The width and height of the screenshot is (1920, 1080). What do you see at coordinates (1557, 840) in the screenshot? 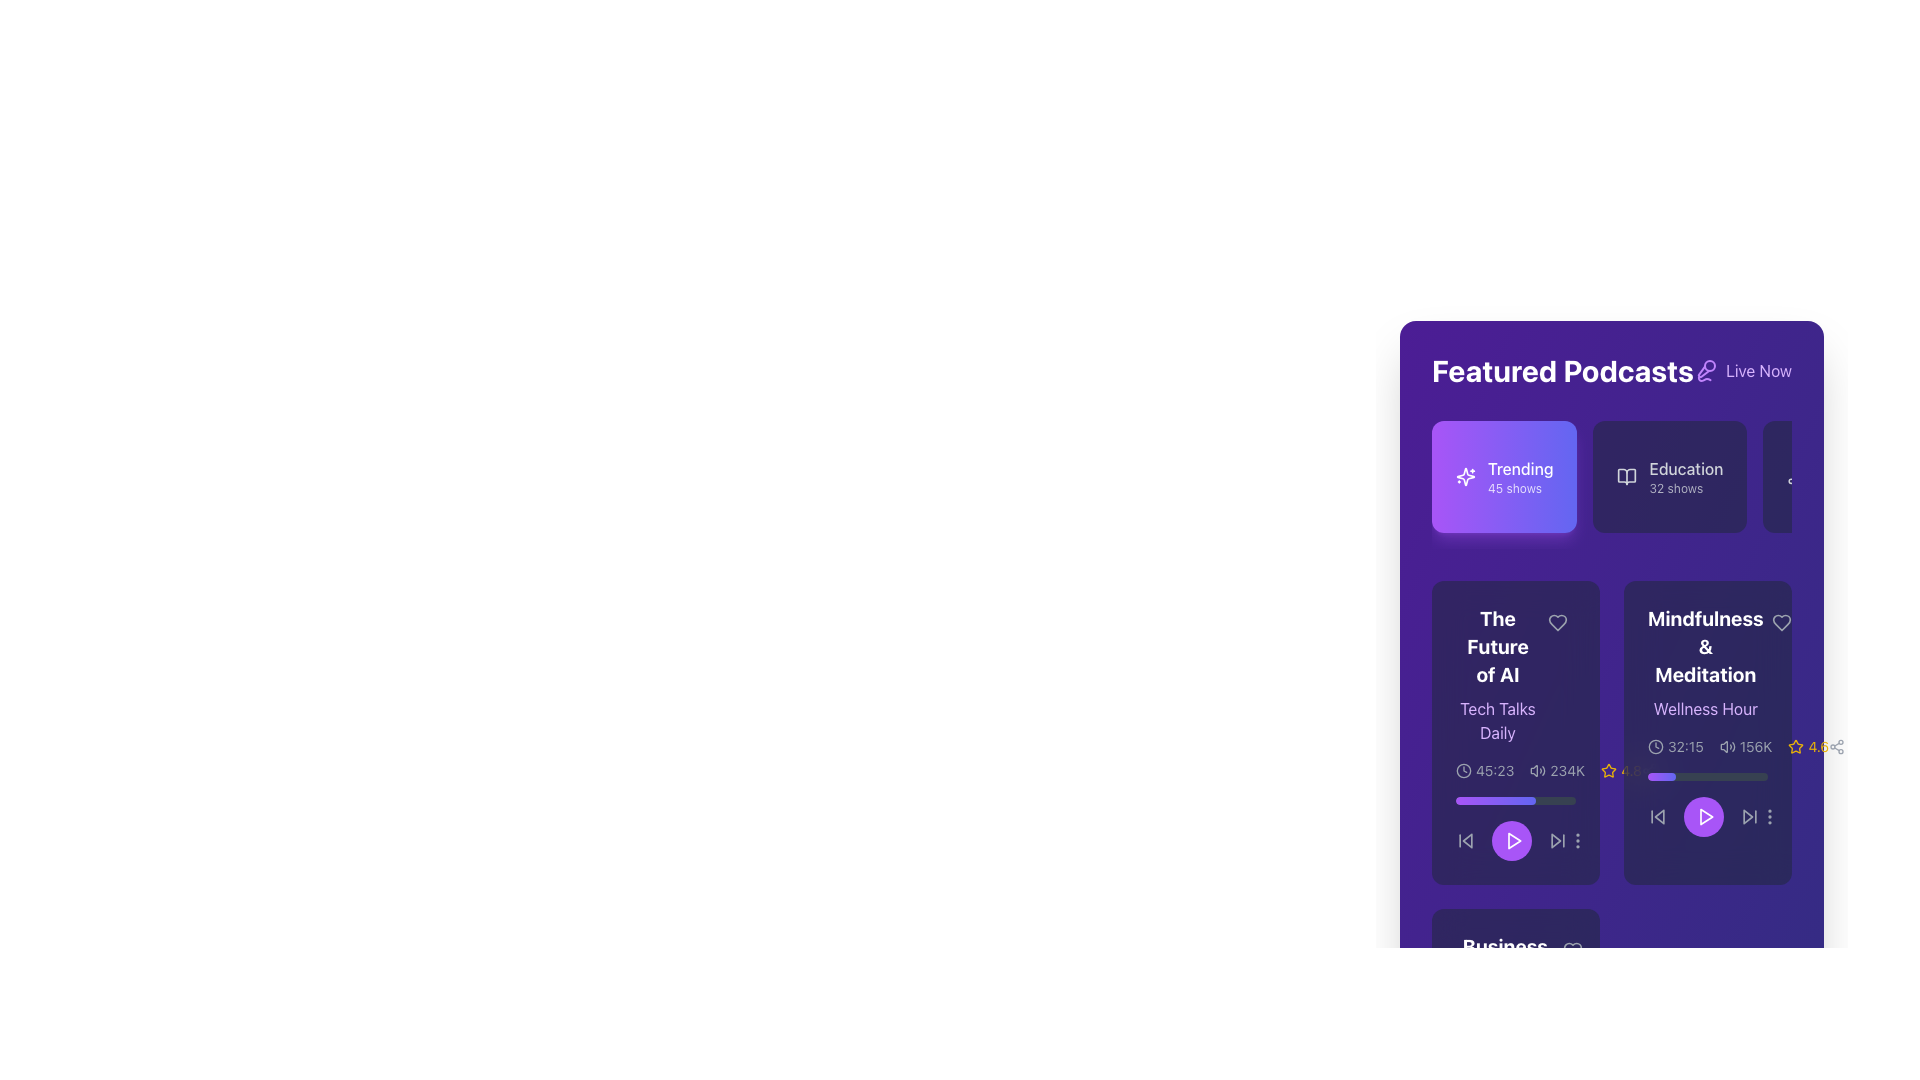
I see `the 'Skip Forward' button` at bounding box center [1557, 840].